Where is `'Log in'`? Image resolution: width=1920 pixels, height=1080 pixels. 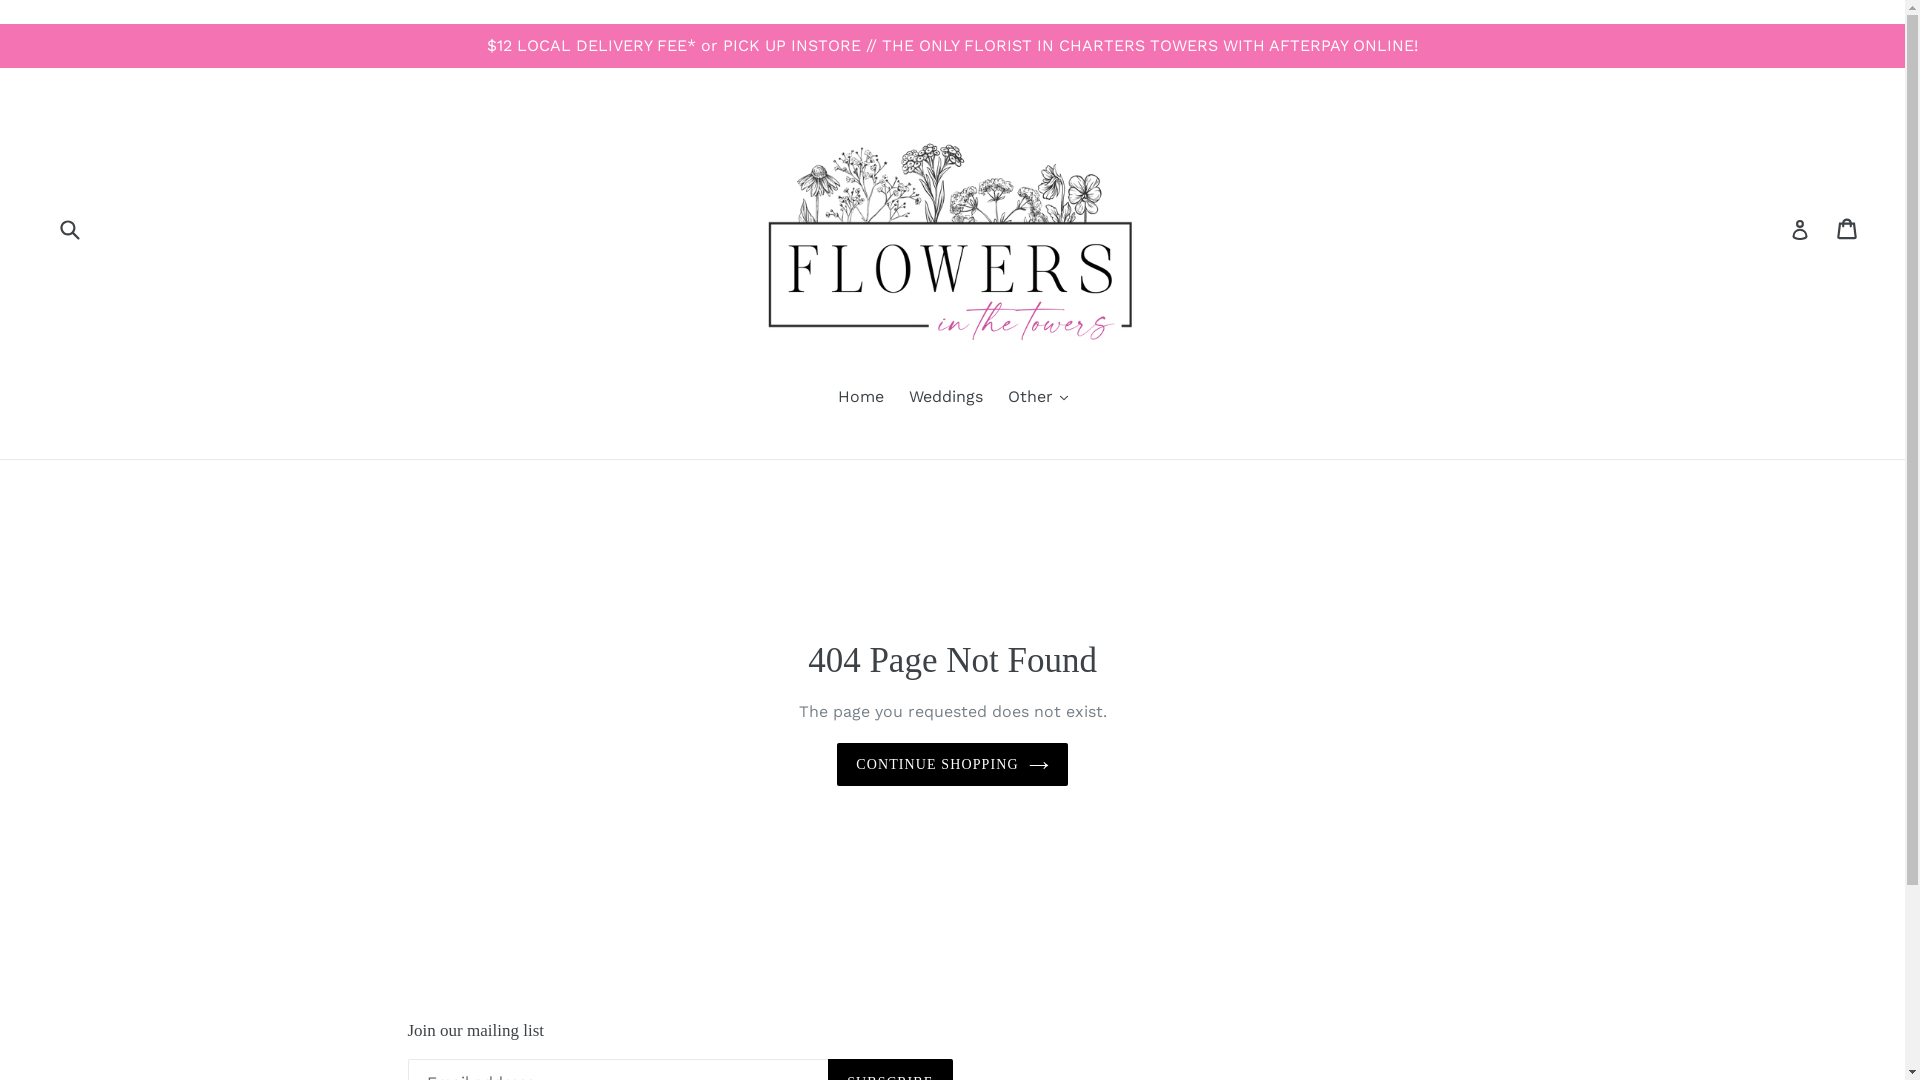
'Log in' is located at coordinates (1800, 227).